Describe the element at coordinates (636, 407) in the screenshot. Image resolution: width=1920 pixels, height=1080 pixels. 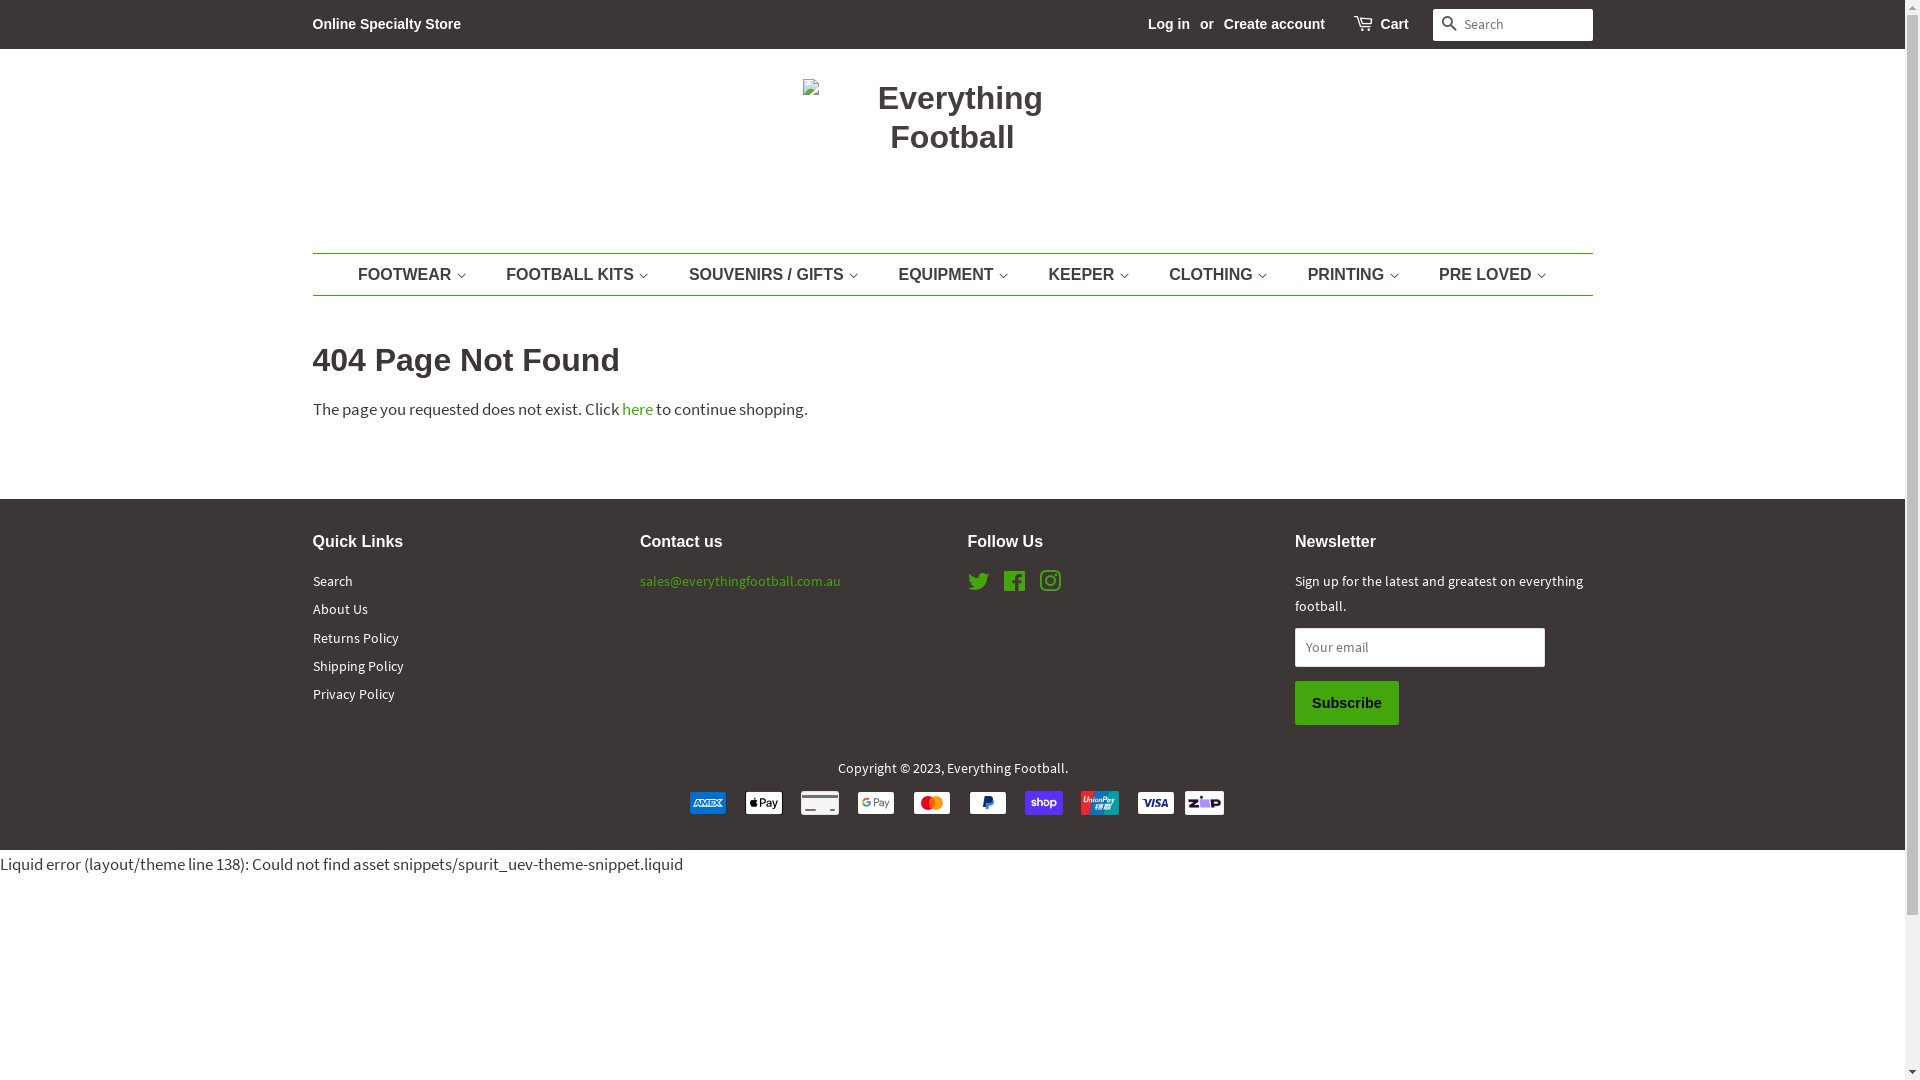
I see `'here'` at that location.